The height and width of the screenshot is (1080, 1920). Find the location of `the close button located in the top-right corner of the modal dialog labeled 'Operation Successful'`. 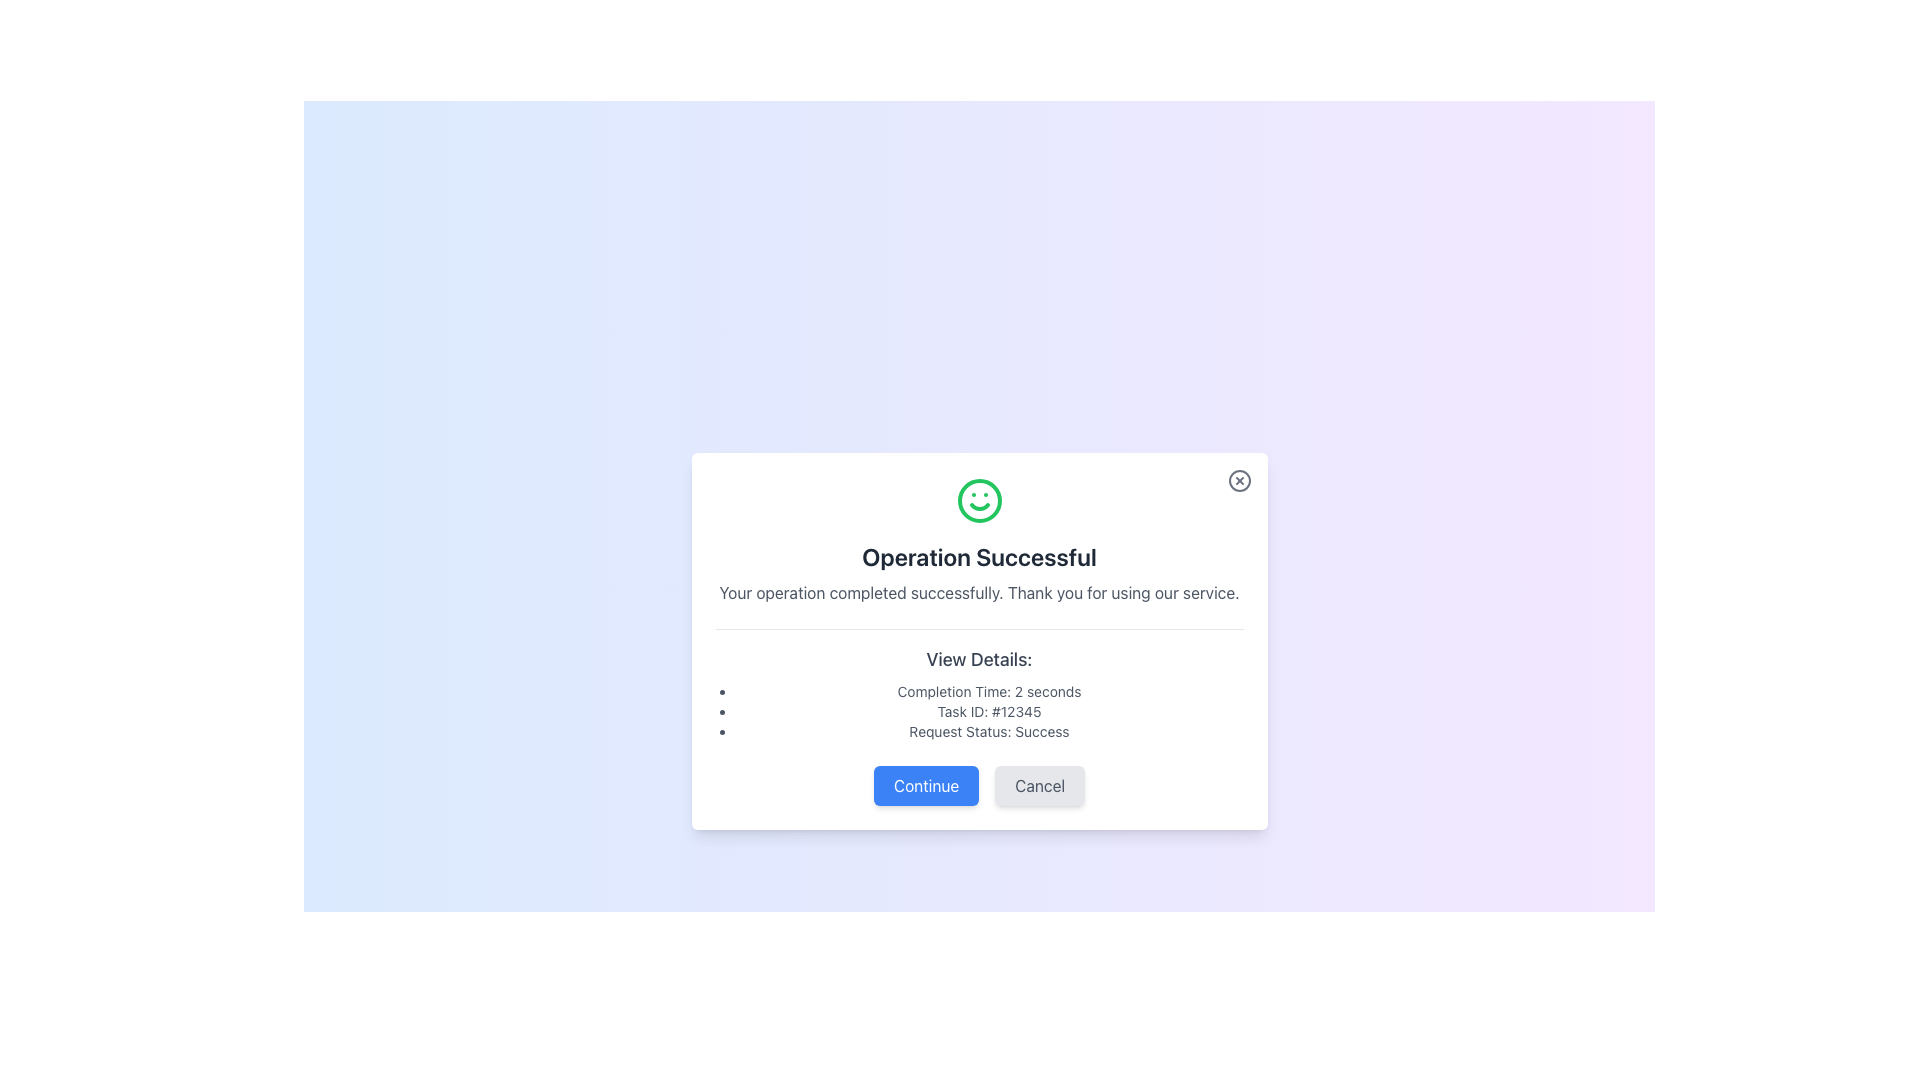

the close button located in the top-right corner of the modal dialog labeled 'Operation Successful' is located at coordinates (1238, 480).